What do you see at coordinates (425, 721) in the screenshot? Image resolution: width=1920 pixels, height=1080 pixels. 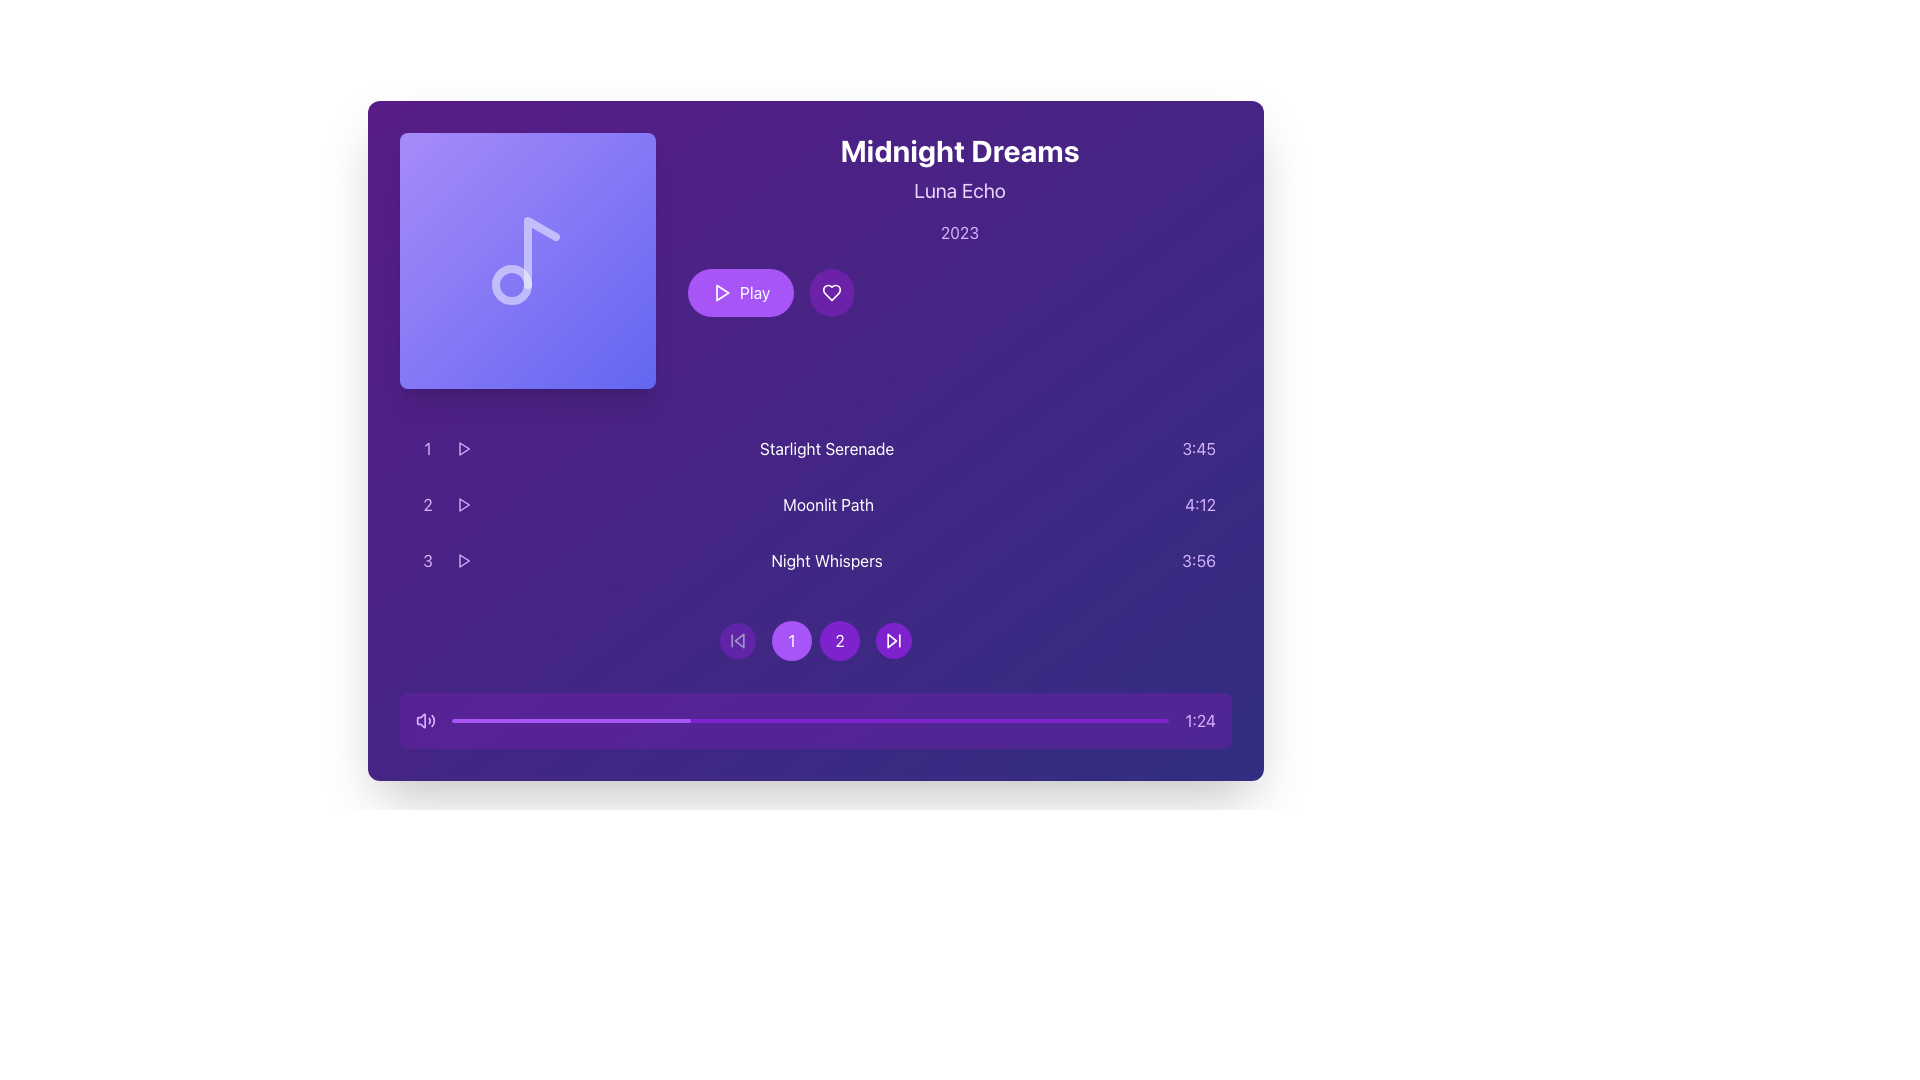 I see `the purple volume control icon, which features a speaker shape emitting sound waves` at bounding box center [425, 721].